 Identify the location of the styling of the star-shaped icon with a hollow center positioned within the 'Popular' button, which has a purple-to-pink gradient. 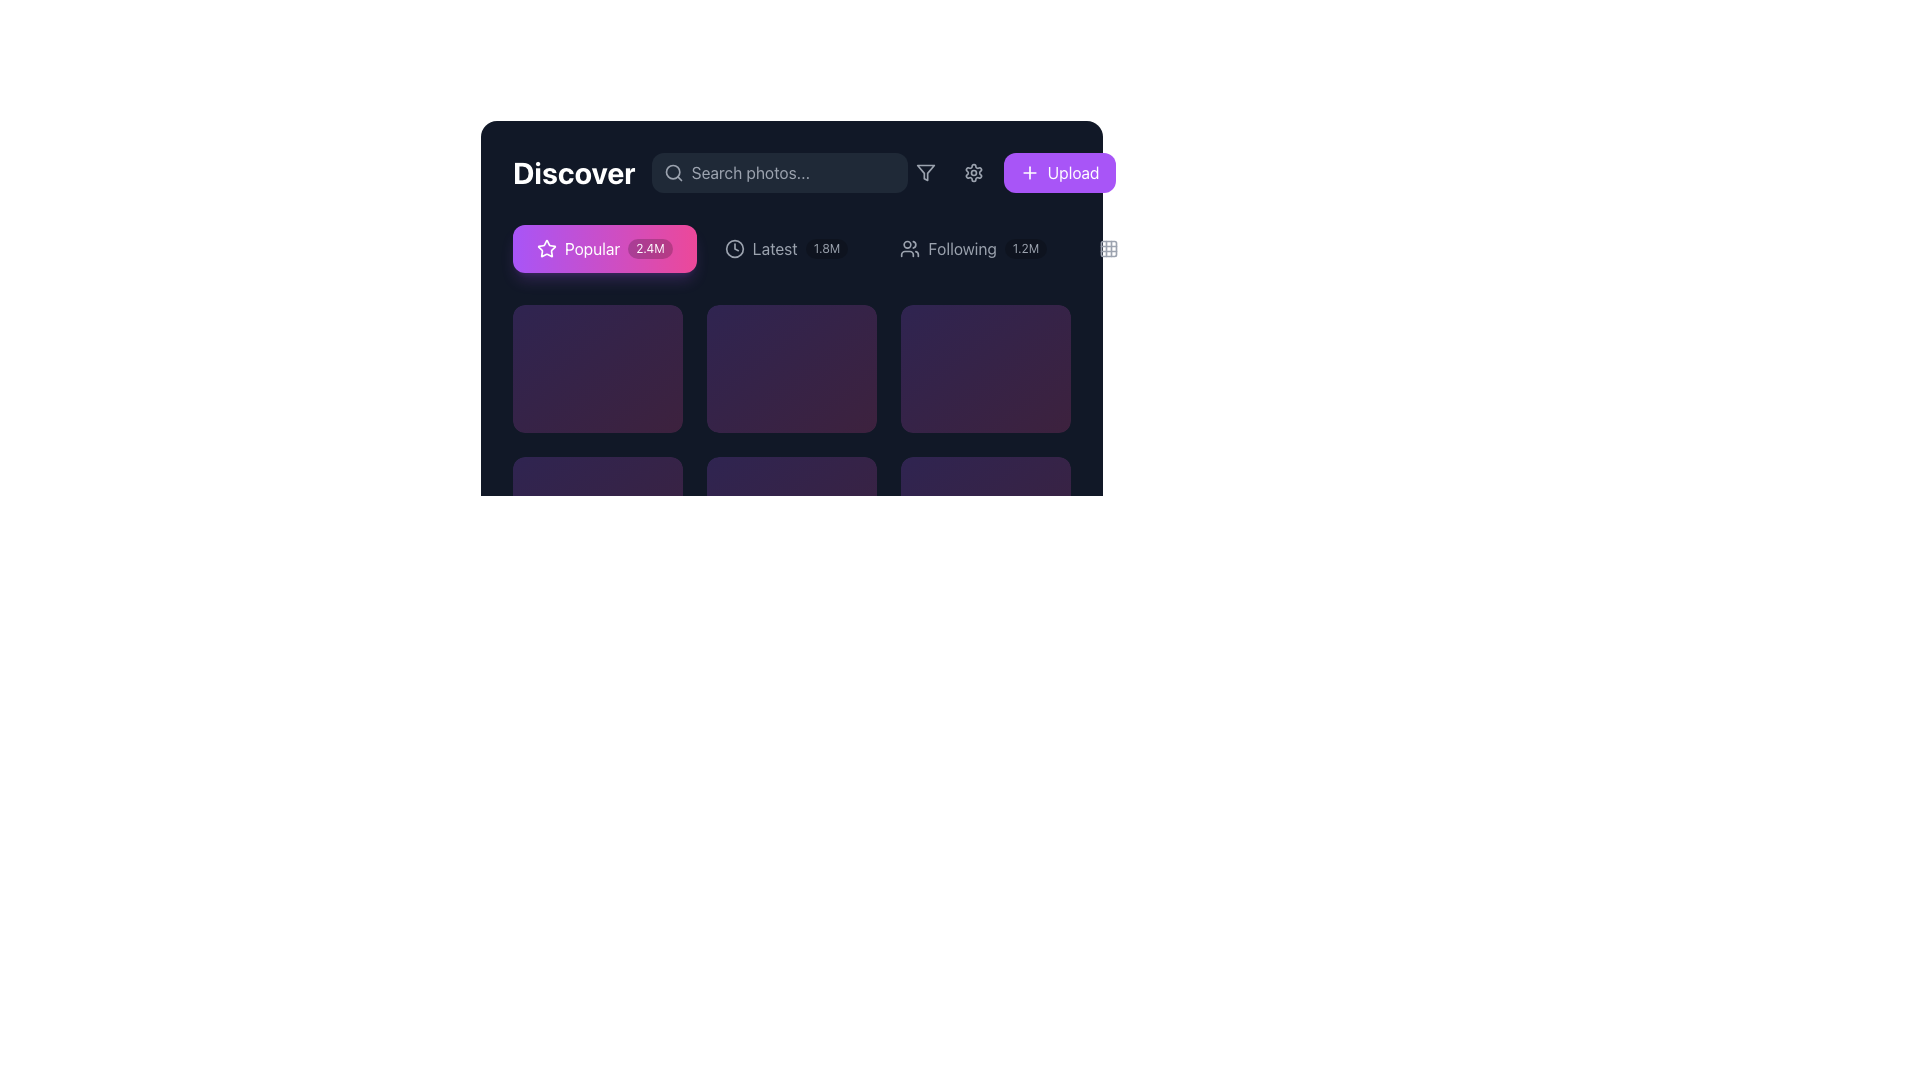
(547, 248).